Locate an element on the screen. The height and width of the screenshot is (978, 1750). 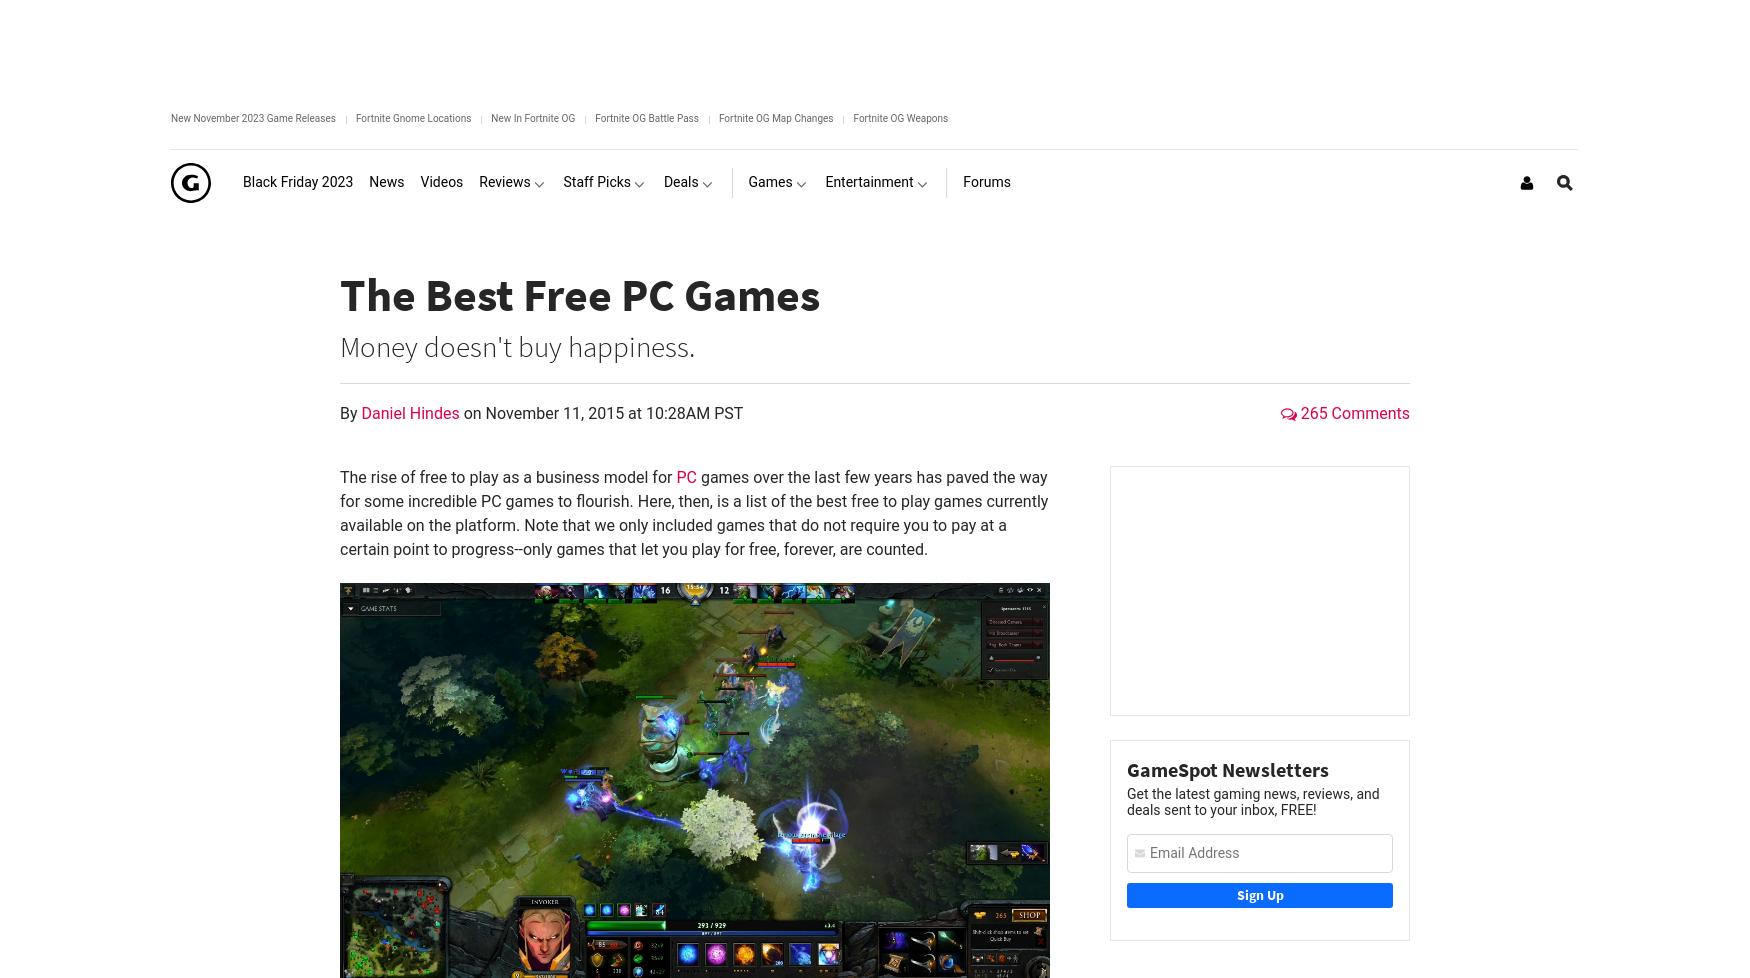
'The Best Free PC Games' is located at coordinates (579, 292).